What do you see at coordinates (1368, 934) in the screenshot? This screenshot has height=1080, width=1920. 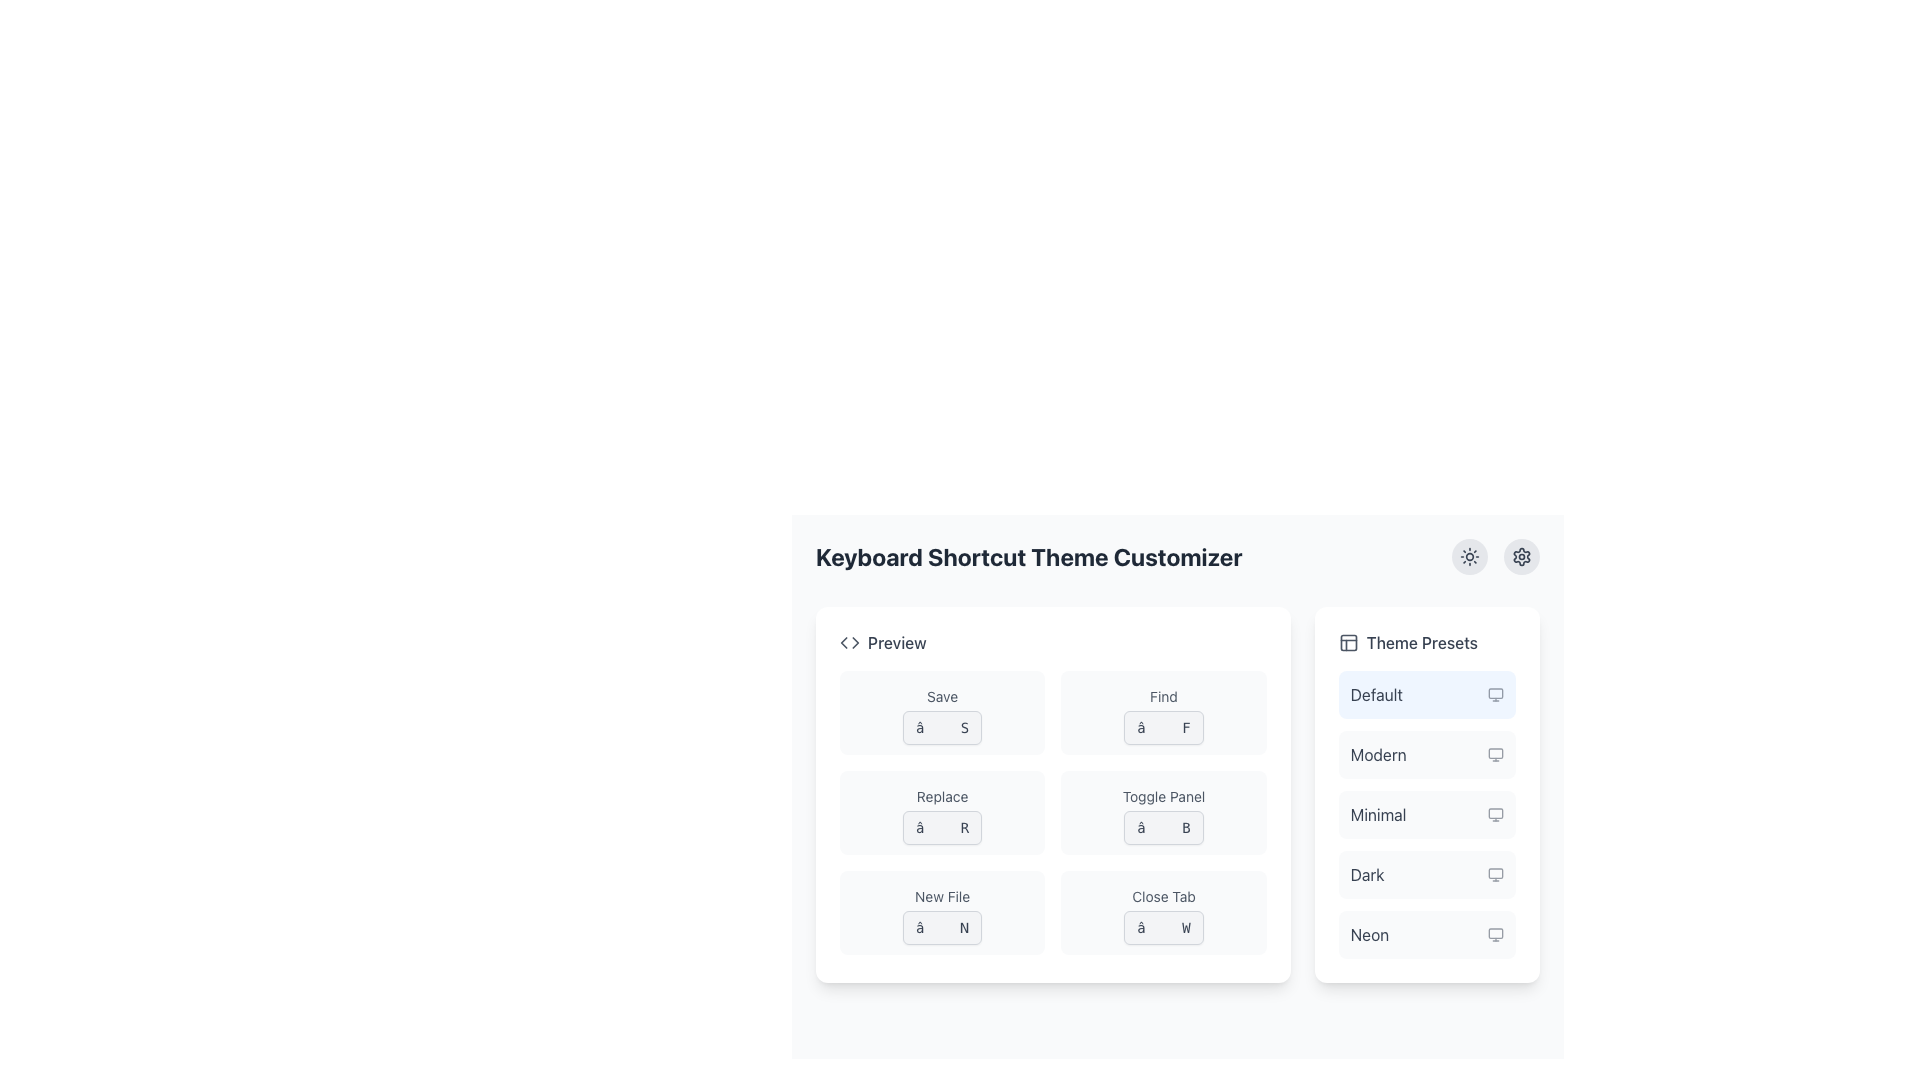 I see `text label that describes the fifth preset theme option in the 'Theme Presets' section located in the right panel of the interface, near the bottom` at bounding box center [1368, 934].